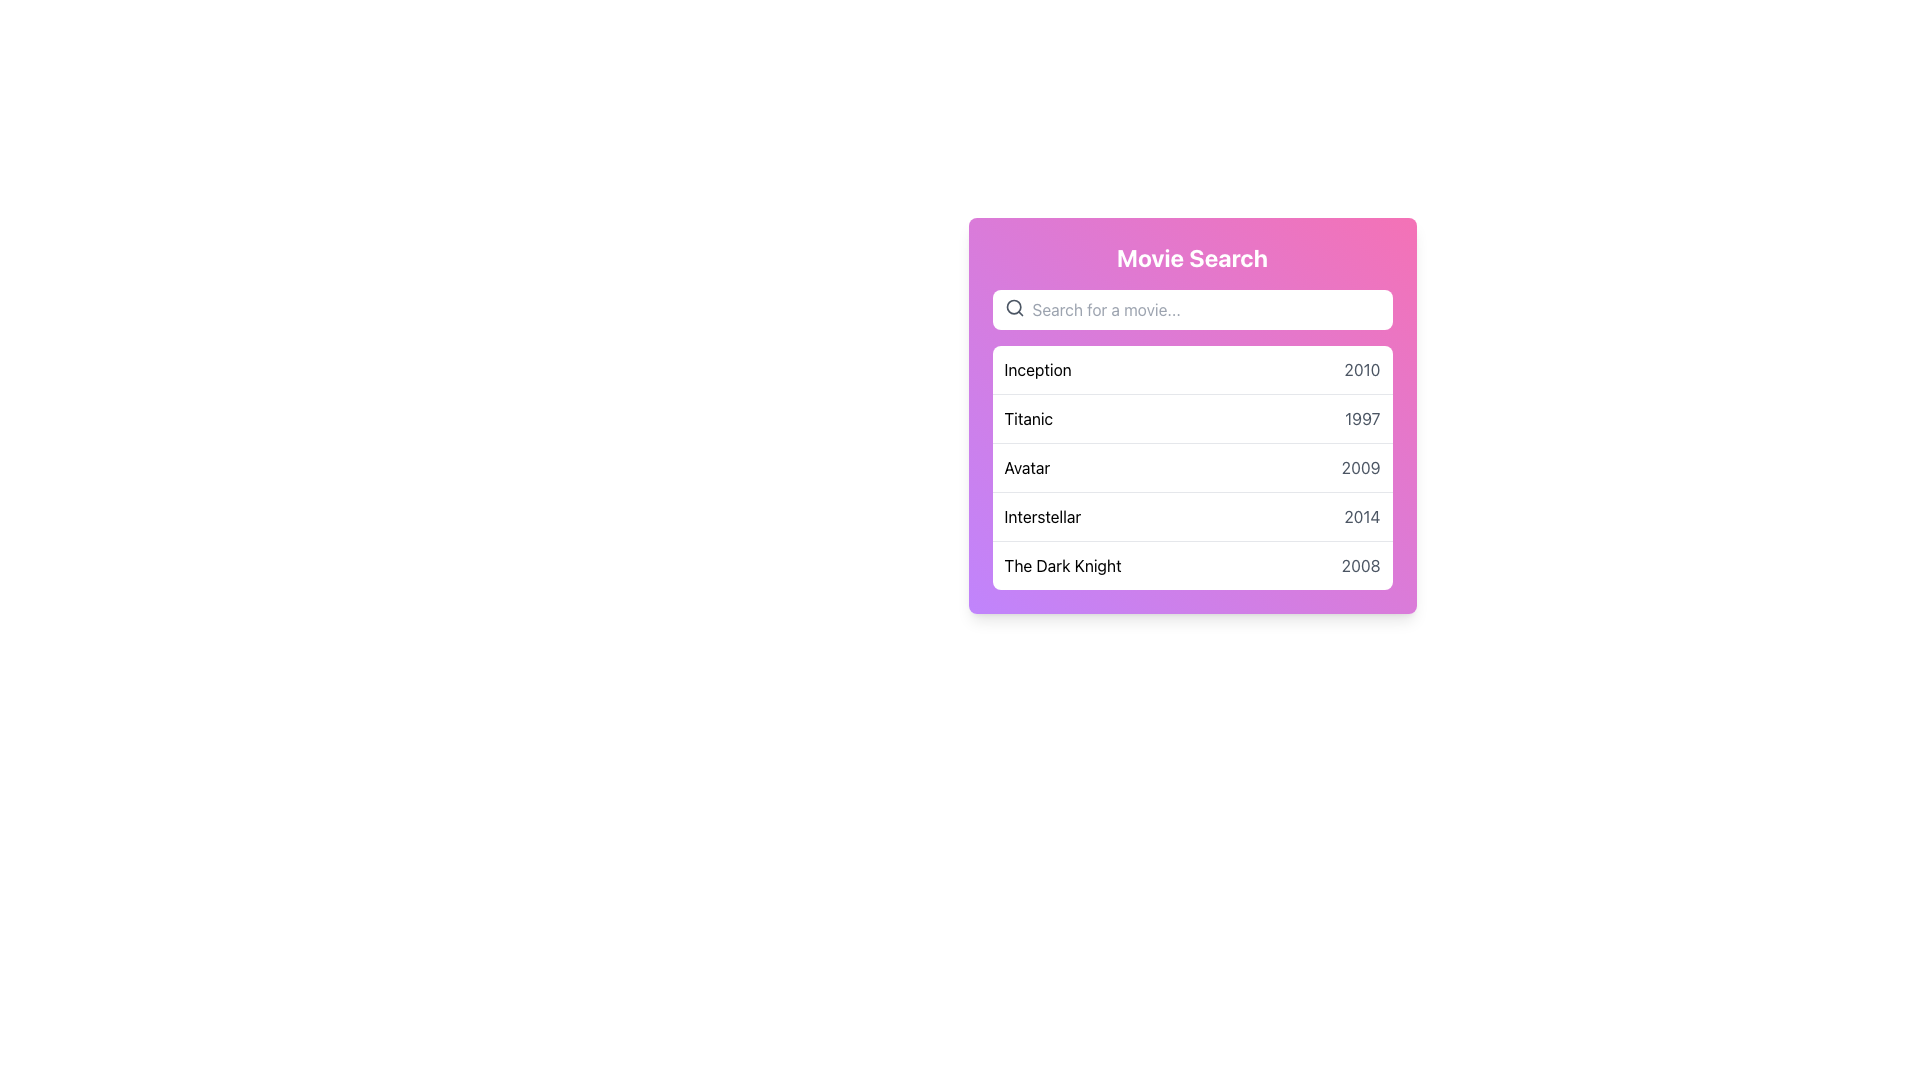 This screenshot has width=1920, height=1080. I want to click on the first selectable list item displaying 'Inception' and '2010', so click(1192, 370).